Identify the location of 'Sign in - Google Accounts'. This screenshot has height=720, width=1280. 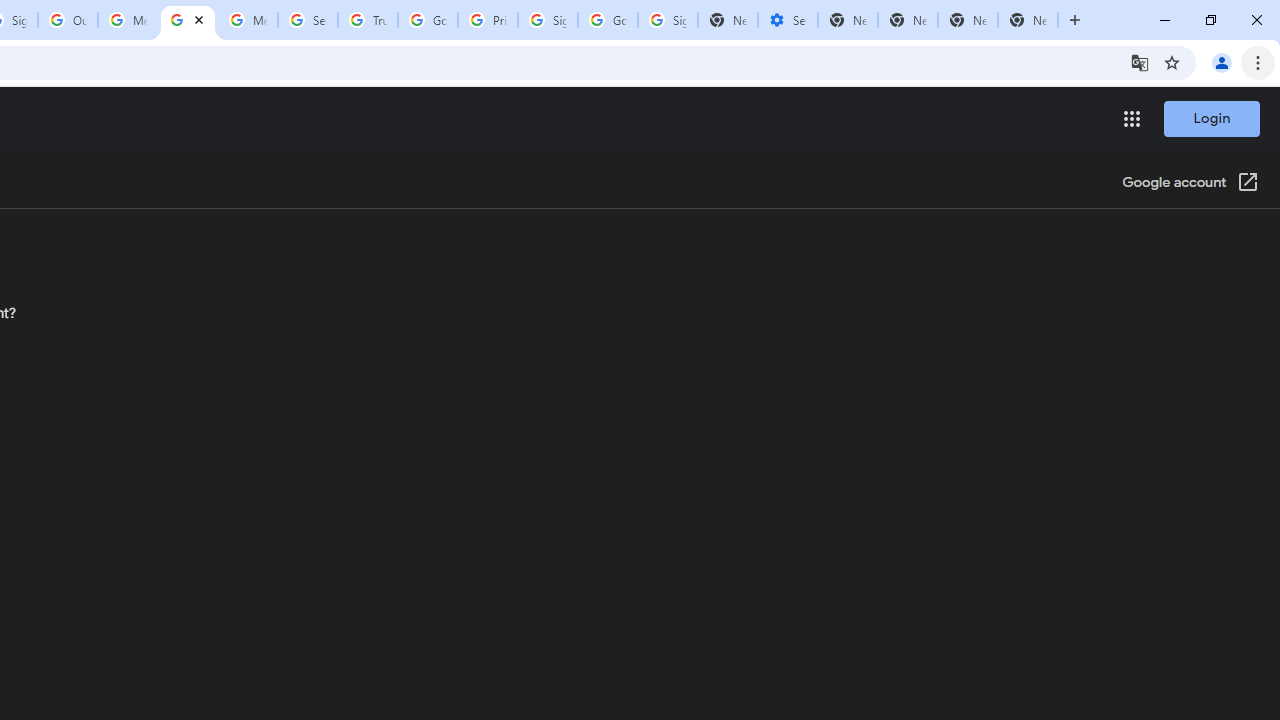
(548, 20).